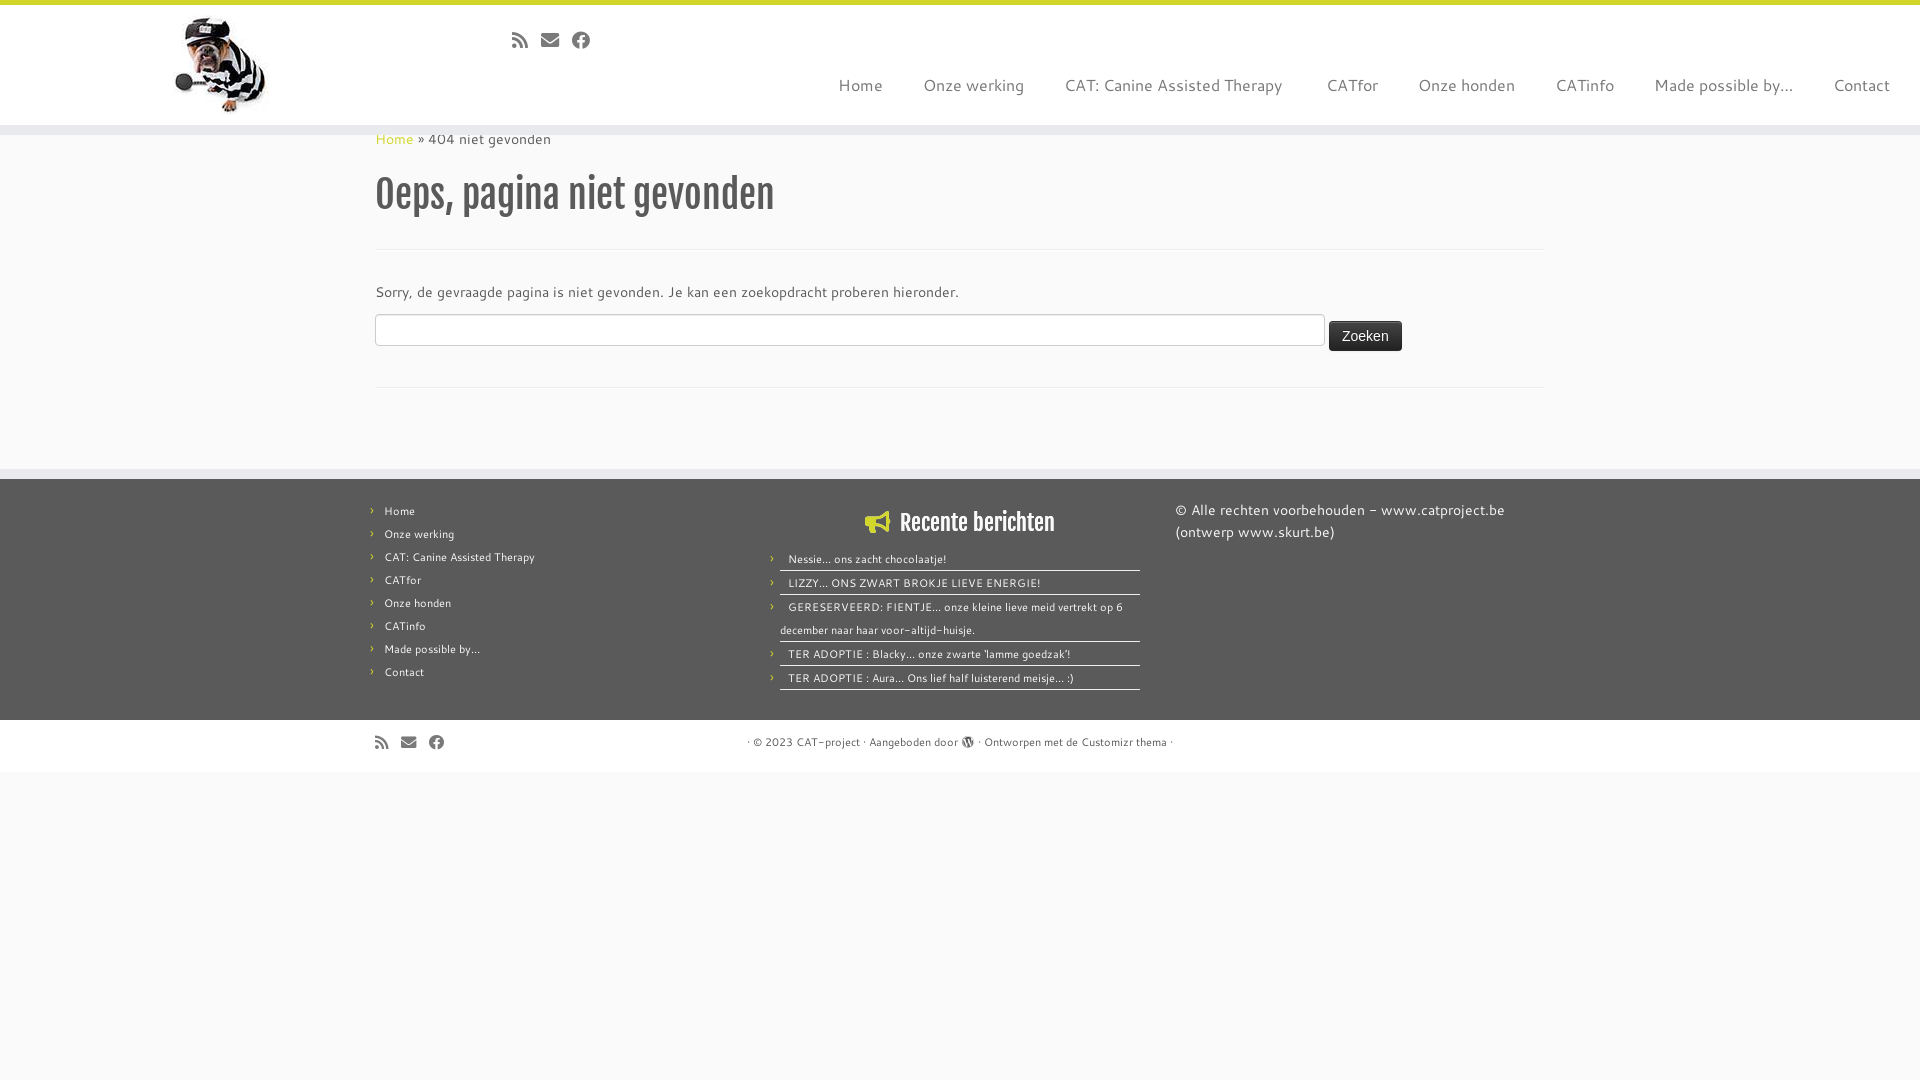 This screenshot has width=1920, height=1080. Describe the element at coordinates (960, 737) in the screenshot. I see `'Mogelijk gemaakt door WordPress'` at that location.